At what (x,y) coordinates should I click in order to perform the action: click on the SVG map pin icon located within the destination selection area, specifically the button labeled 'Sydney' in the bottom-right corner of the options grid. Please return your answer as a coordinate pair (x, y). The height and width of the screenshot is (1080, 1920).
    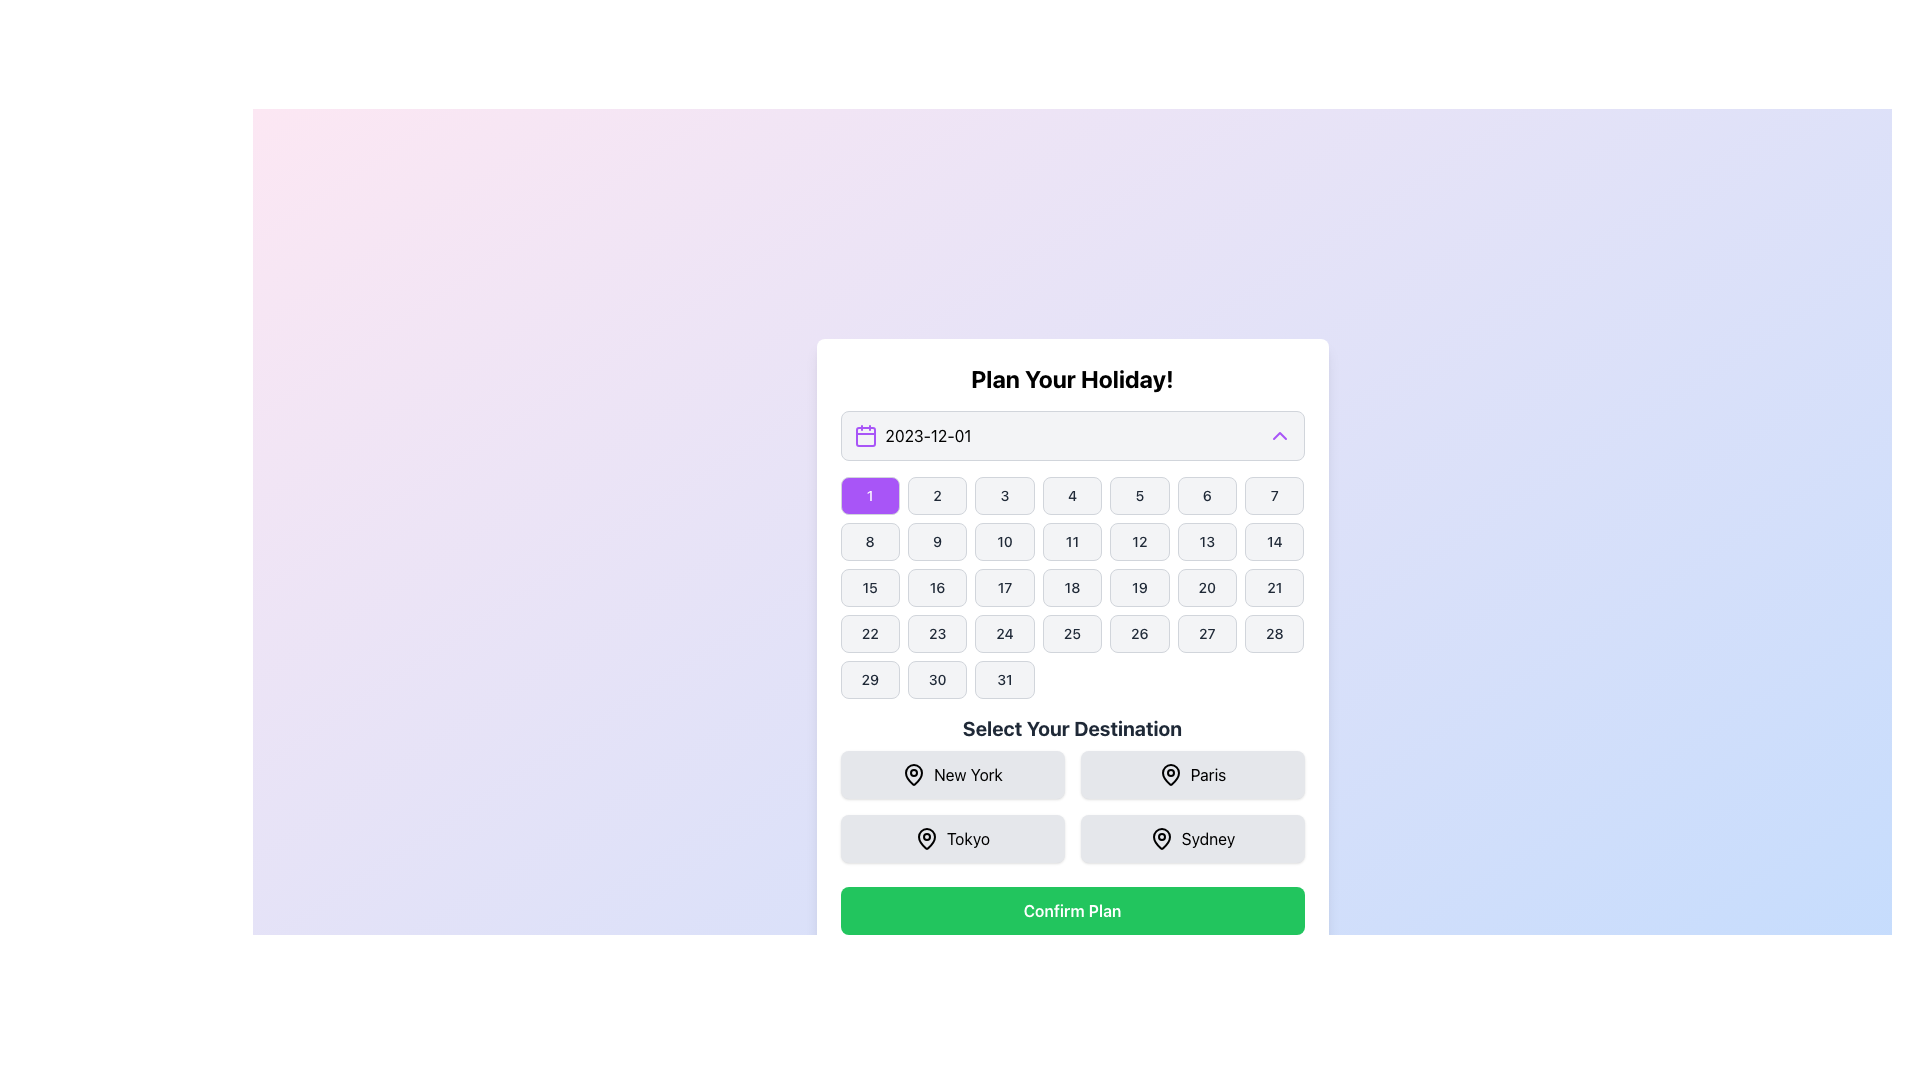
    Looking at the image, I should click on (1161, 839).